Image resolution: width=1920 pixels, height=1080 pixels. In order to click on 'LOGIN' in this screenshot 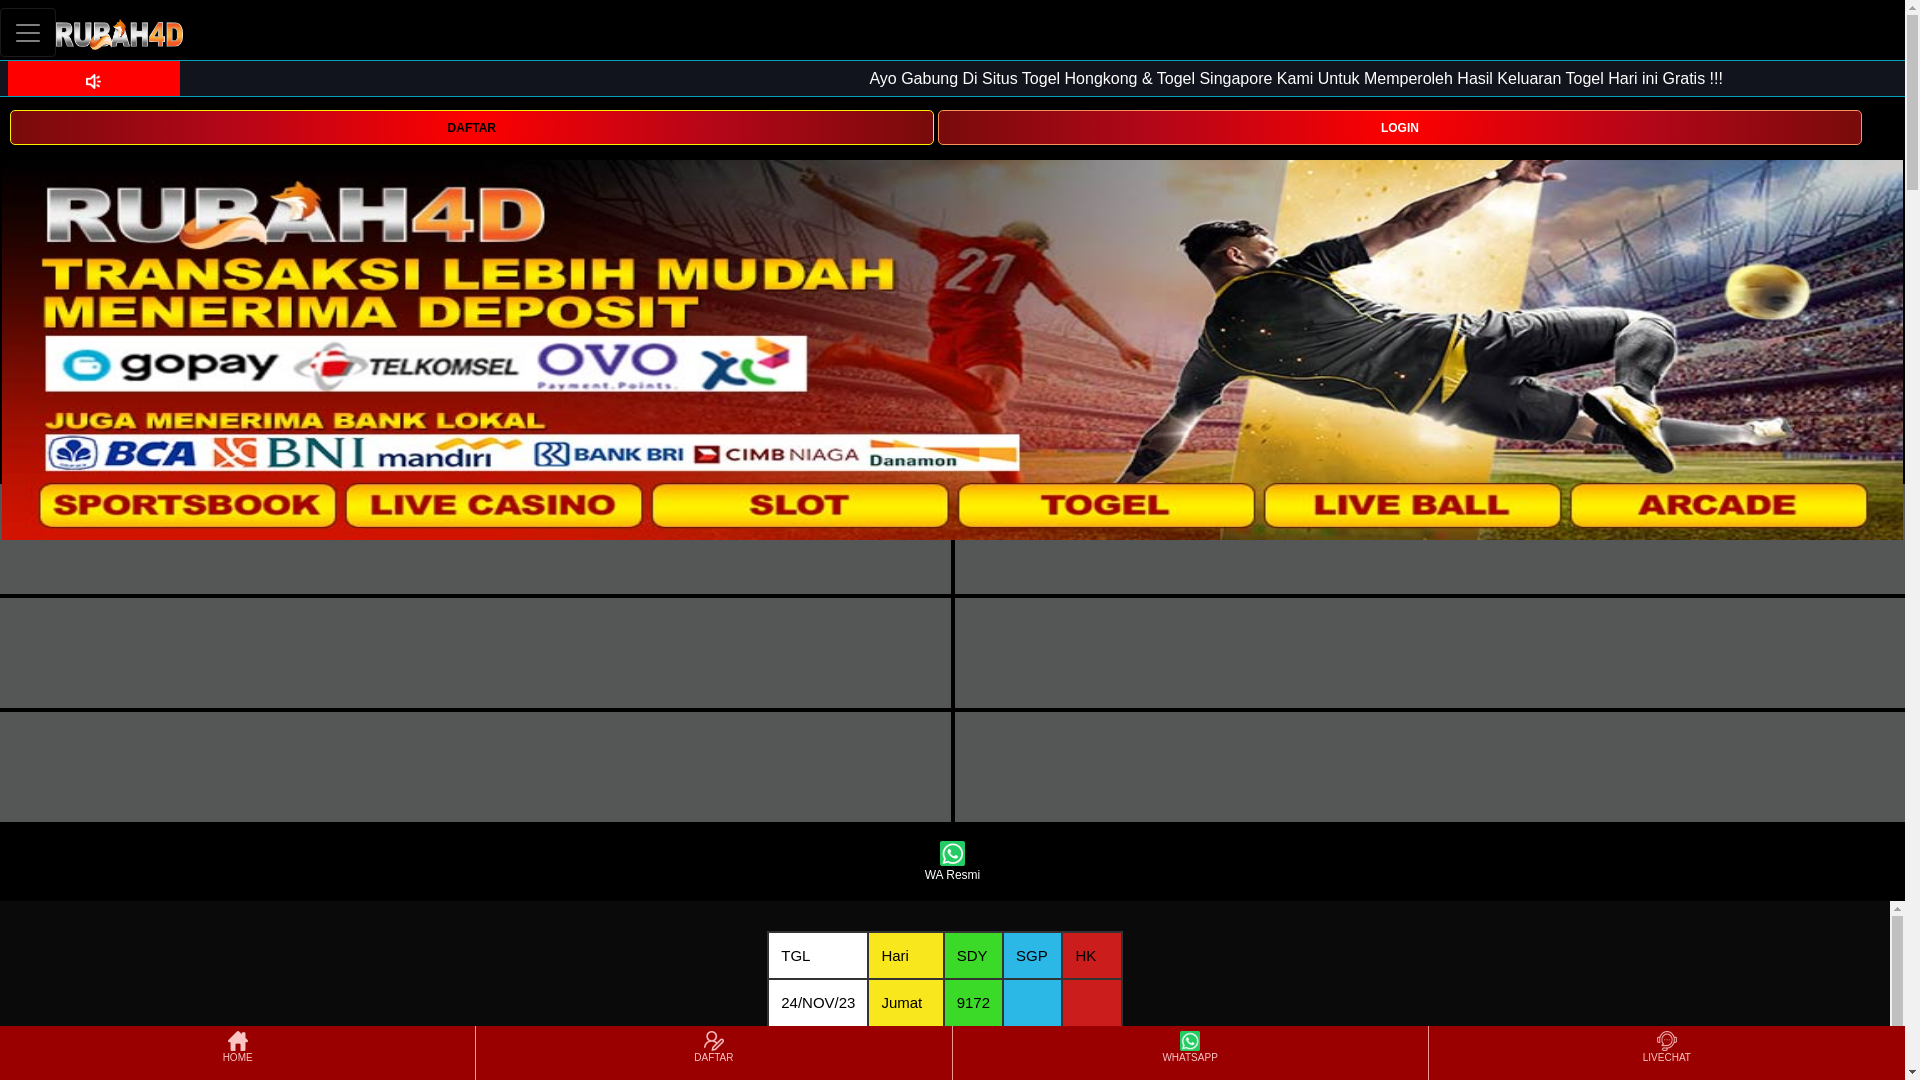, I will do `click(1399, 127)`.